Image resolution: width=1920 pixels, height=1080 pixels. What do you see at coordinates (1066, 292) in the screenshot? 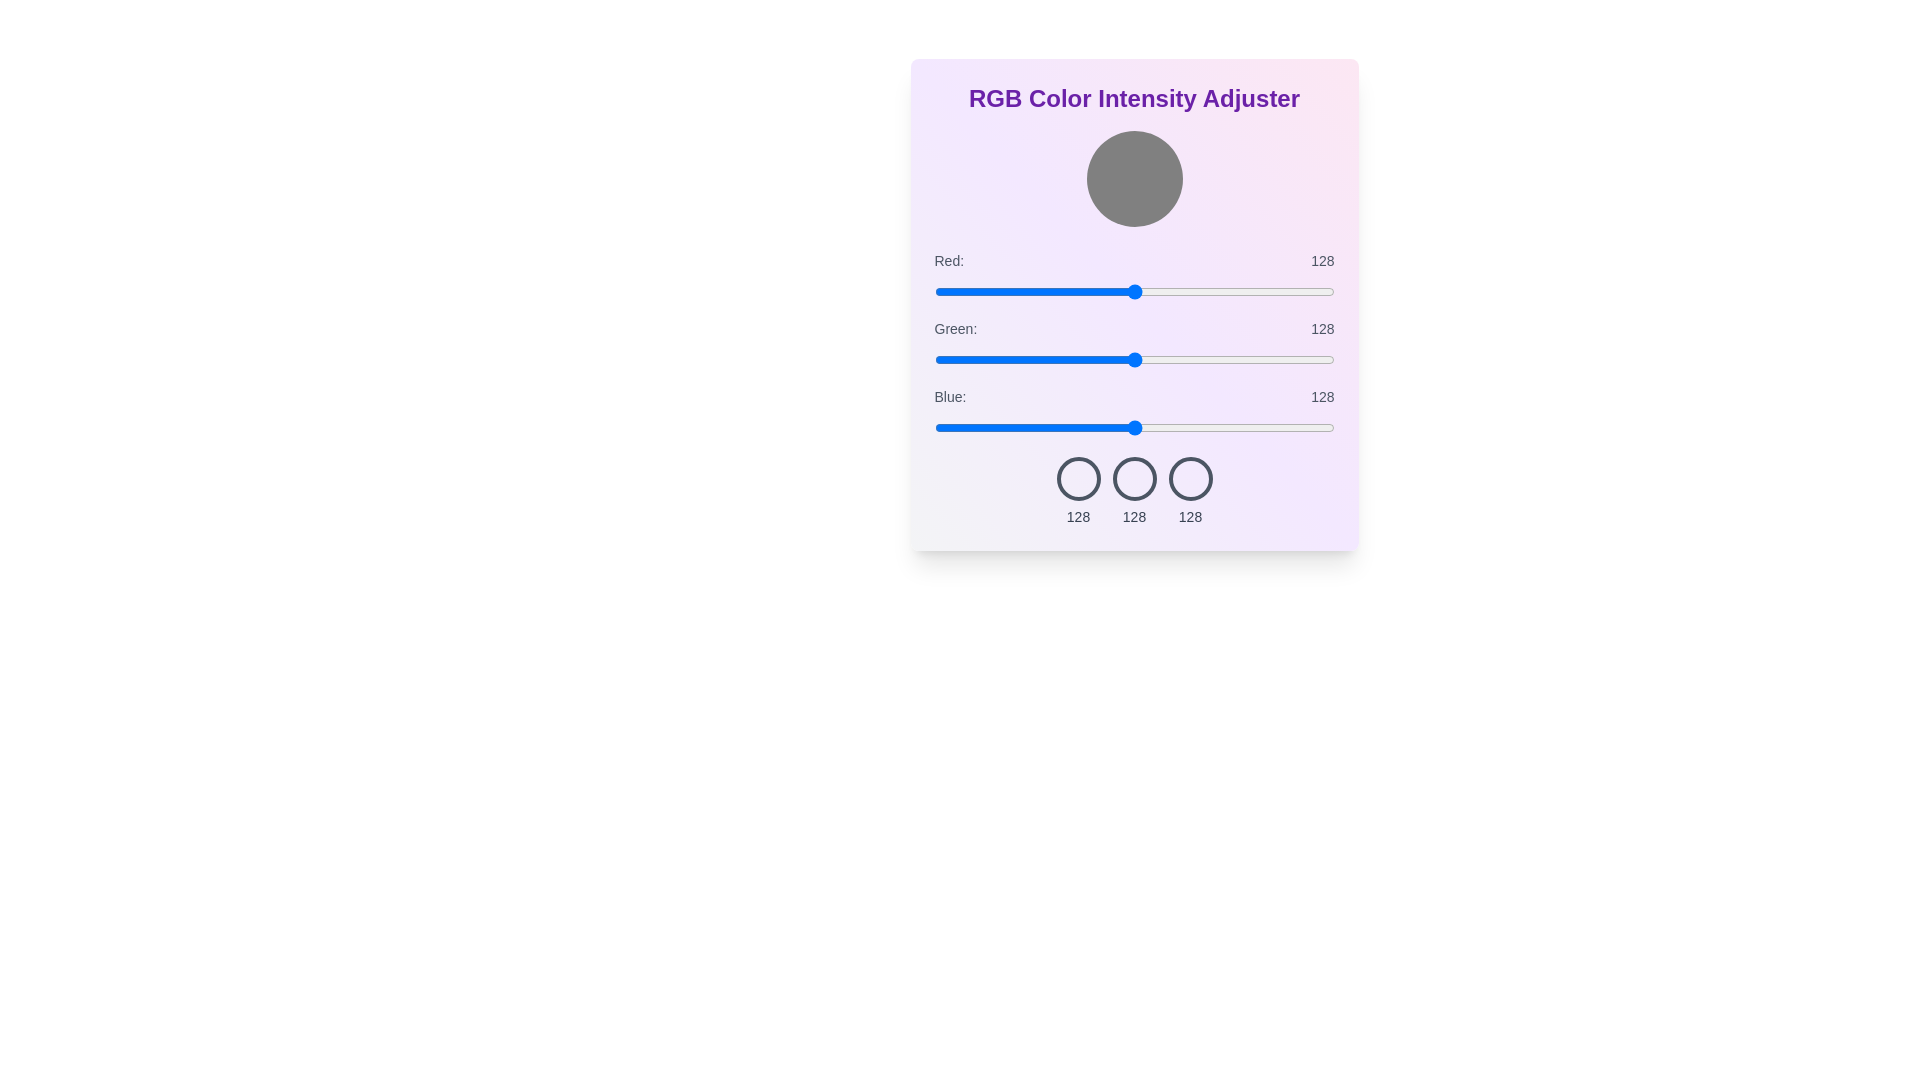
I see `the red color intensity slider to 85 value` at bounding box center [1066, 292].